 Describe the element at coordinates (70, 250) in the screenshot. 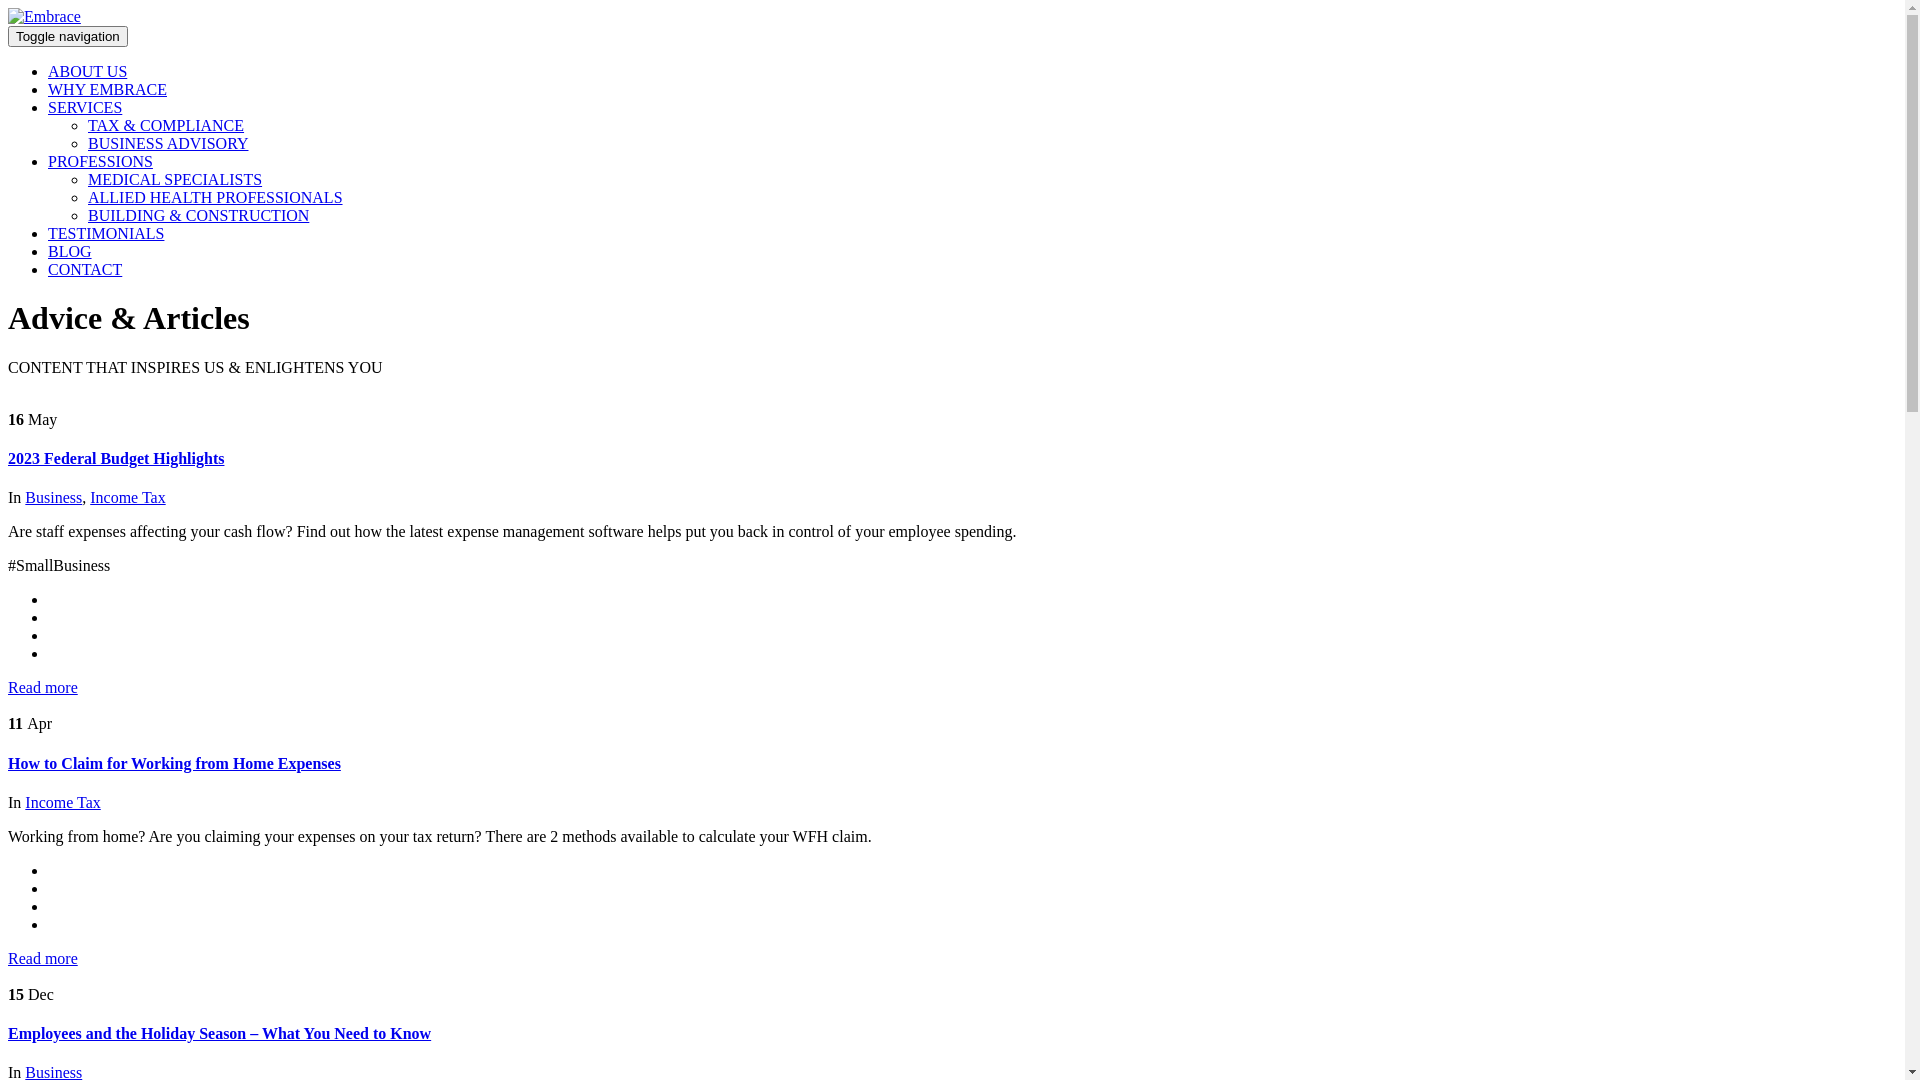

I see `'BLOG'` at that location.